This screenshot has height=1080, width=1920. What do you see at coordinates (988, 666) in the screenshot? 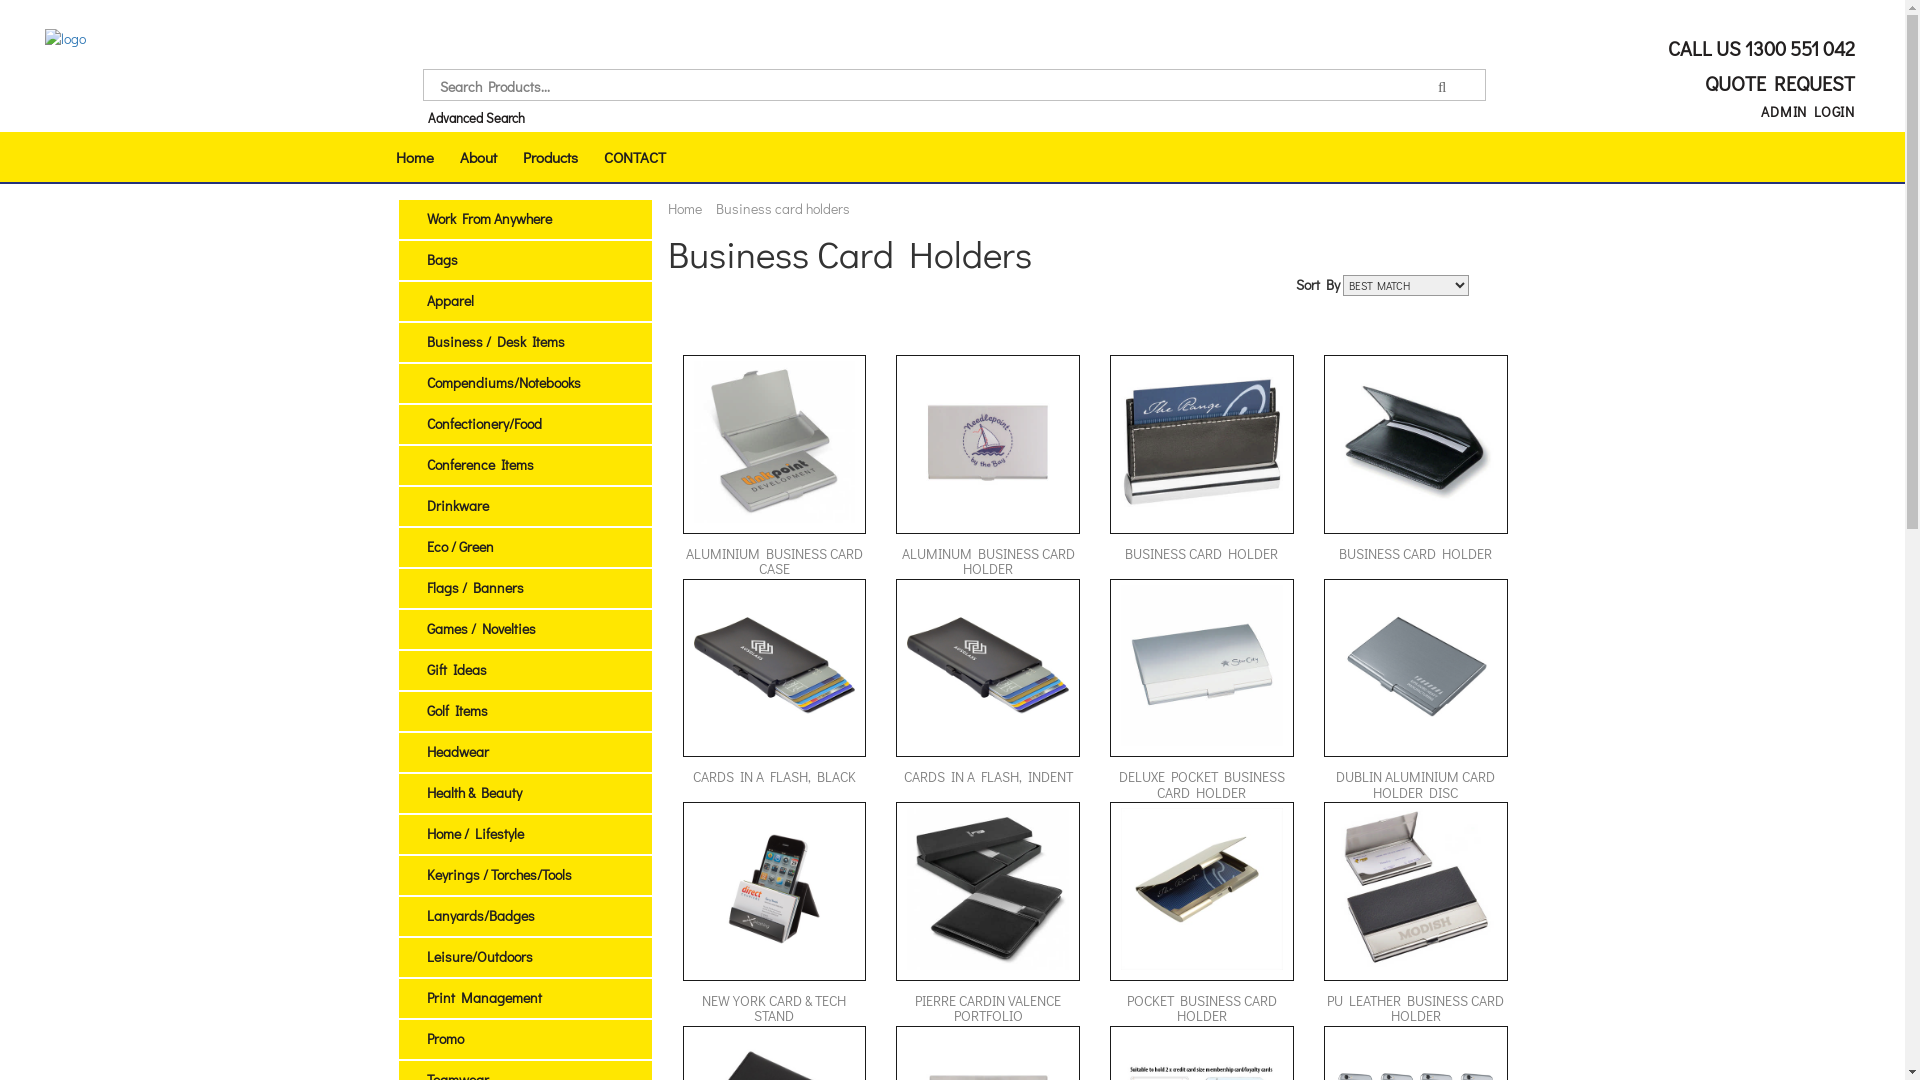
I see `'Cards in a Flash, Indent (C6800I_PREMIER)'` at bounding box center [988, 666].